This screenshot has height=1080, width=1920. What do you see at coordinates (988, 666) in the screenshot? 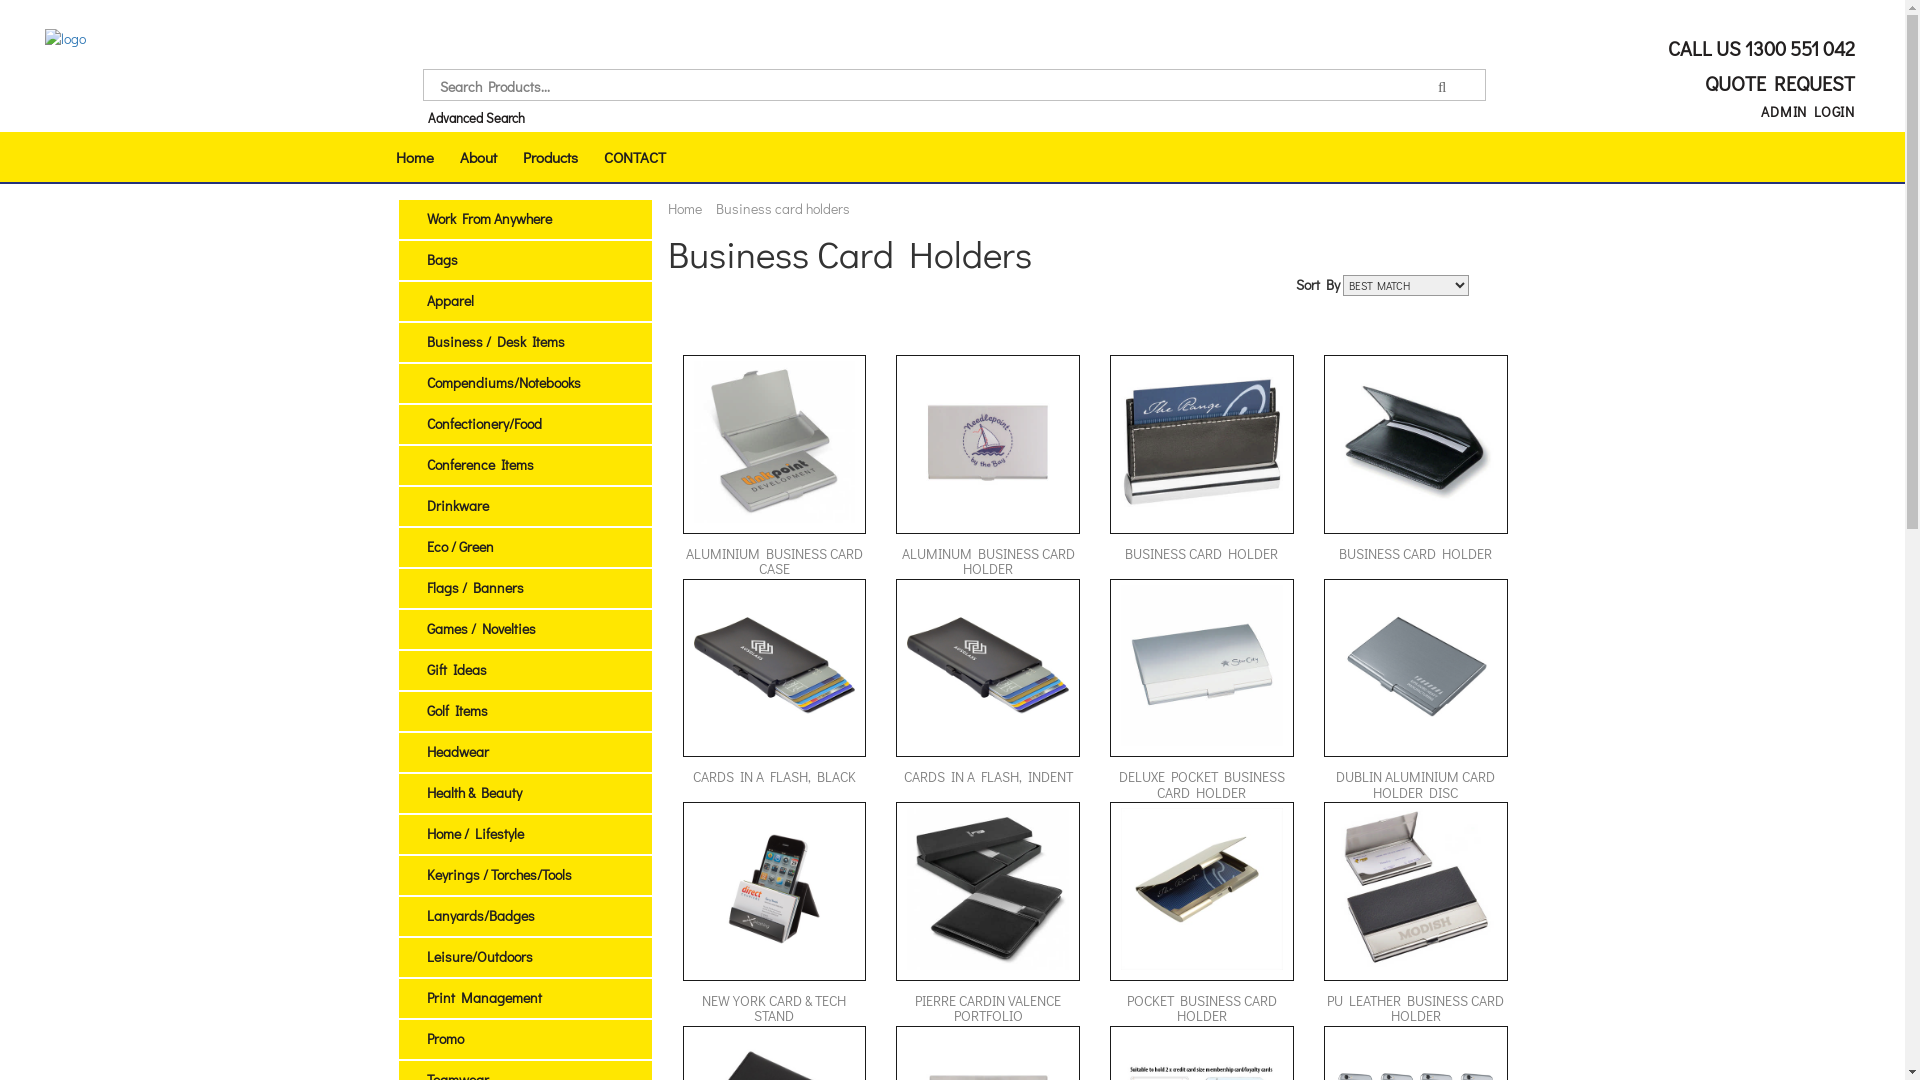
I see `'Cards in a Flash, Indent (C6800I_PREMIER)'` at bounding box center [988, 666].